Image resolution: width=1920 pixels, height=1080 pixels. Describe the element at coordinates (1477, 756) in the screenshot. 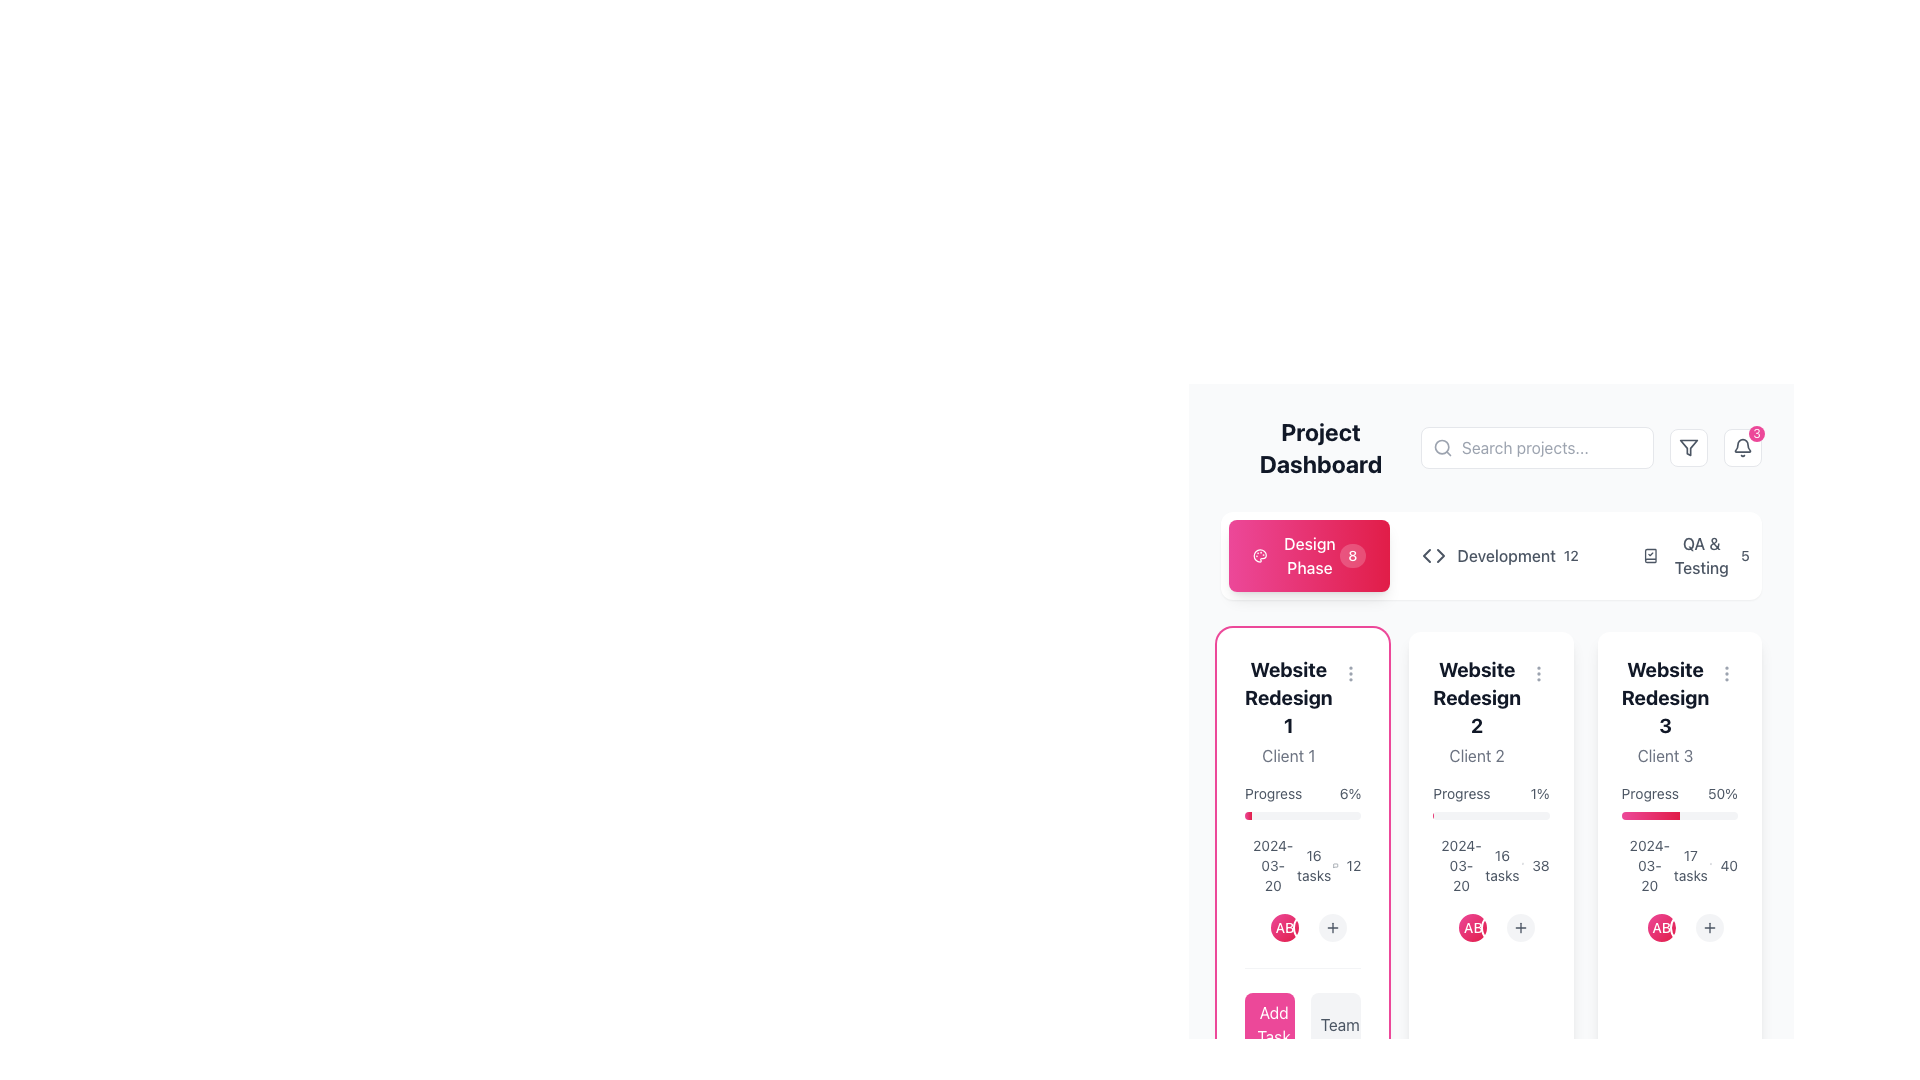

I see `the static text label that reads 'Client 2', which is styled in gray and located under the heading 'Website Redesign 2' within the second project card` at that location.